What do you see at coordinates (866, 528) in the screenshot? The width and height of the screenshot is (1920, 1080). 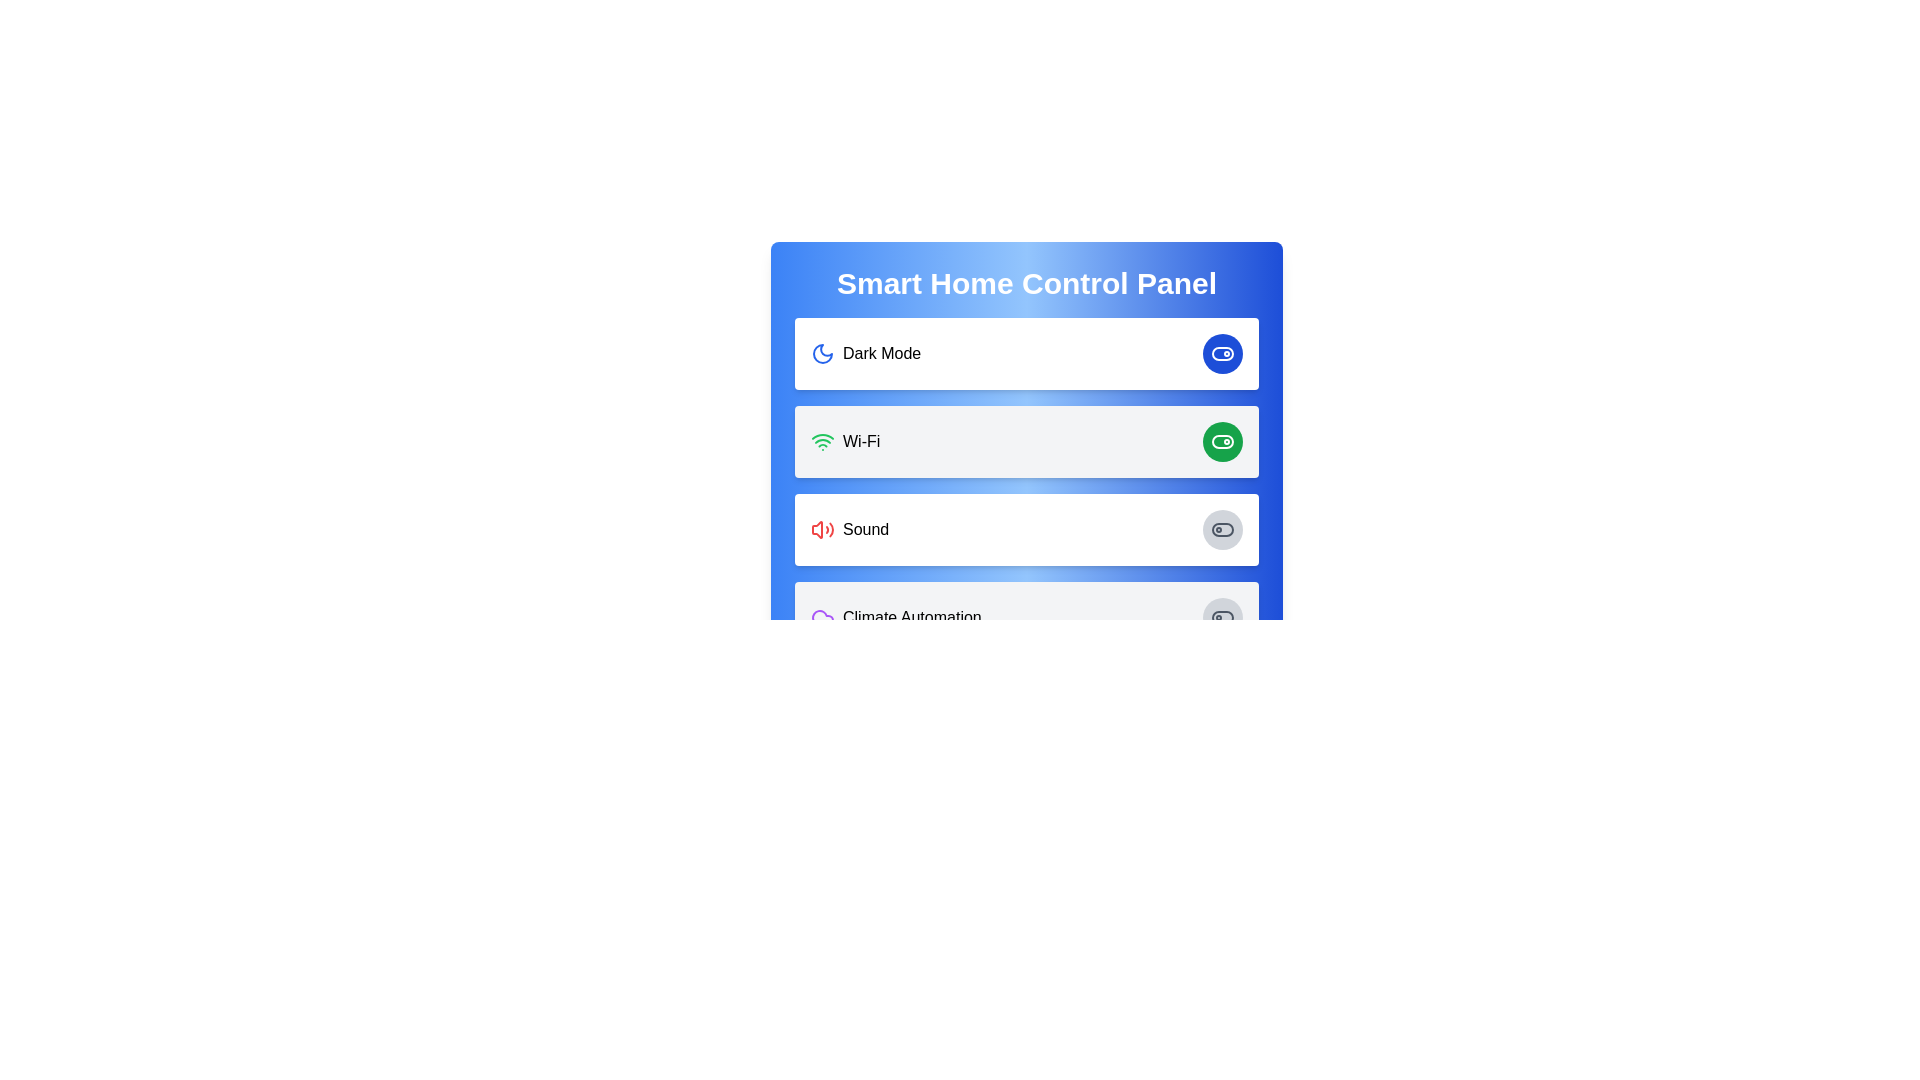 I see `the 'Sound' label, which is a text component styled in medium font, positioned between a sound icon and a toggle switch in the sound control section of the interface` at bounding box center [866, 528].